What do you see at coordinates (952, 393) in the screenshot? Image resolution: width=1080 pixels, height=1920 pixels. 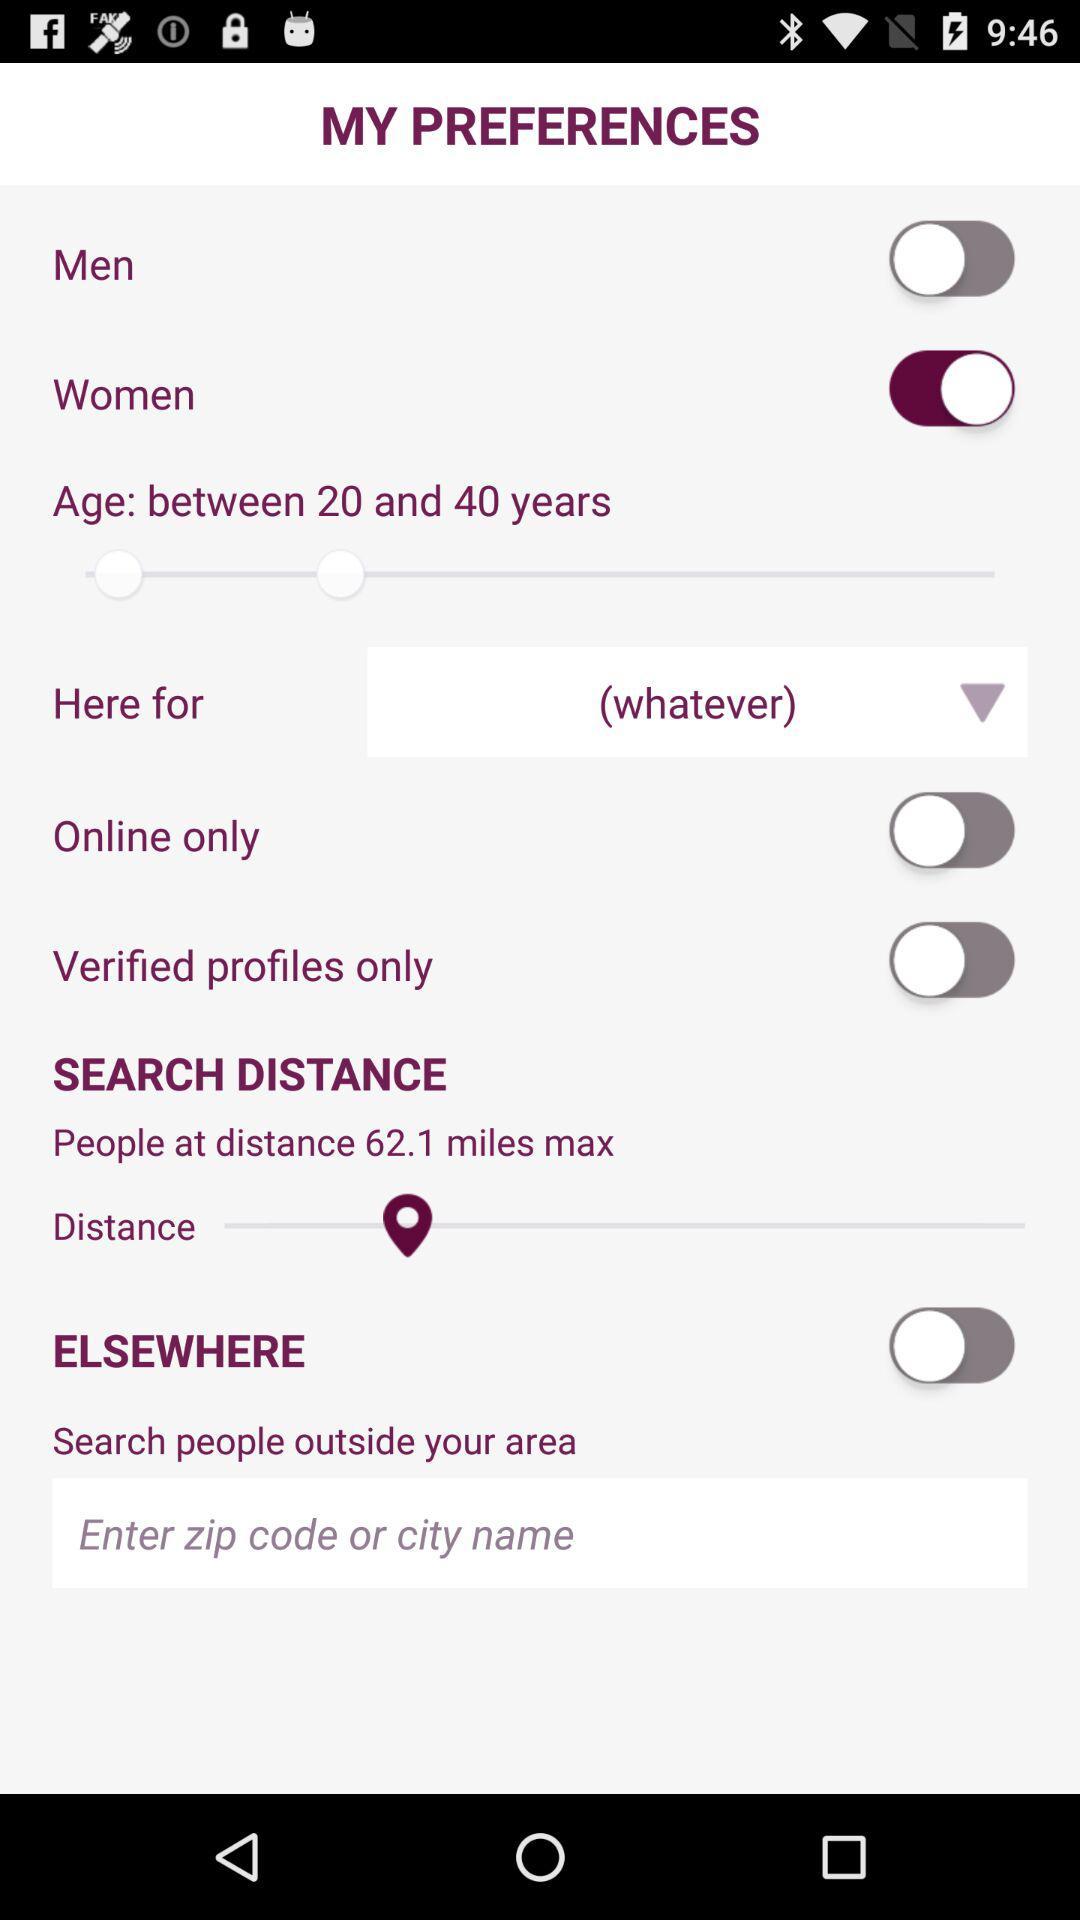 I see `gender option` at bounding box center [952, 393].